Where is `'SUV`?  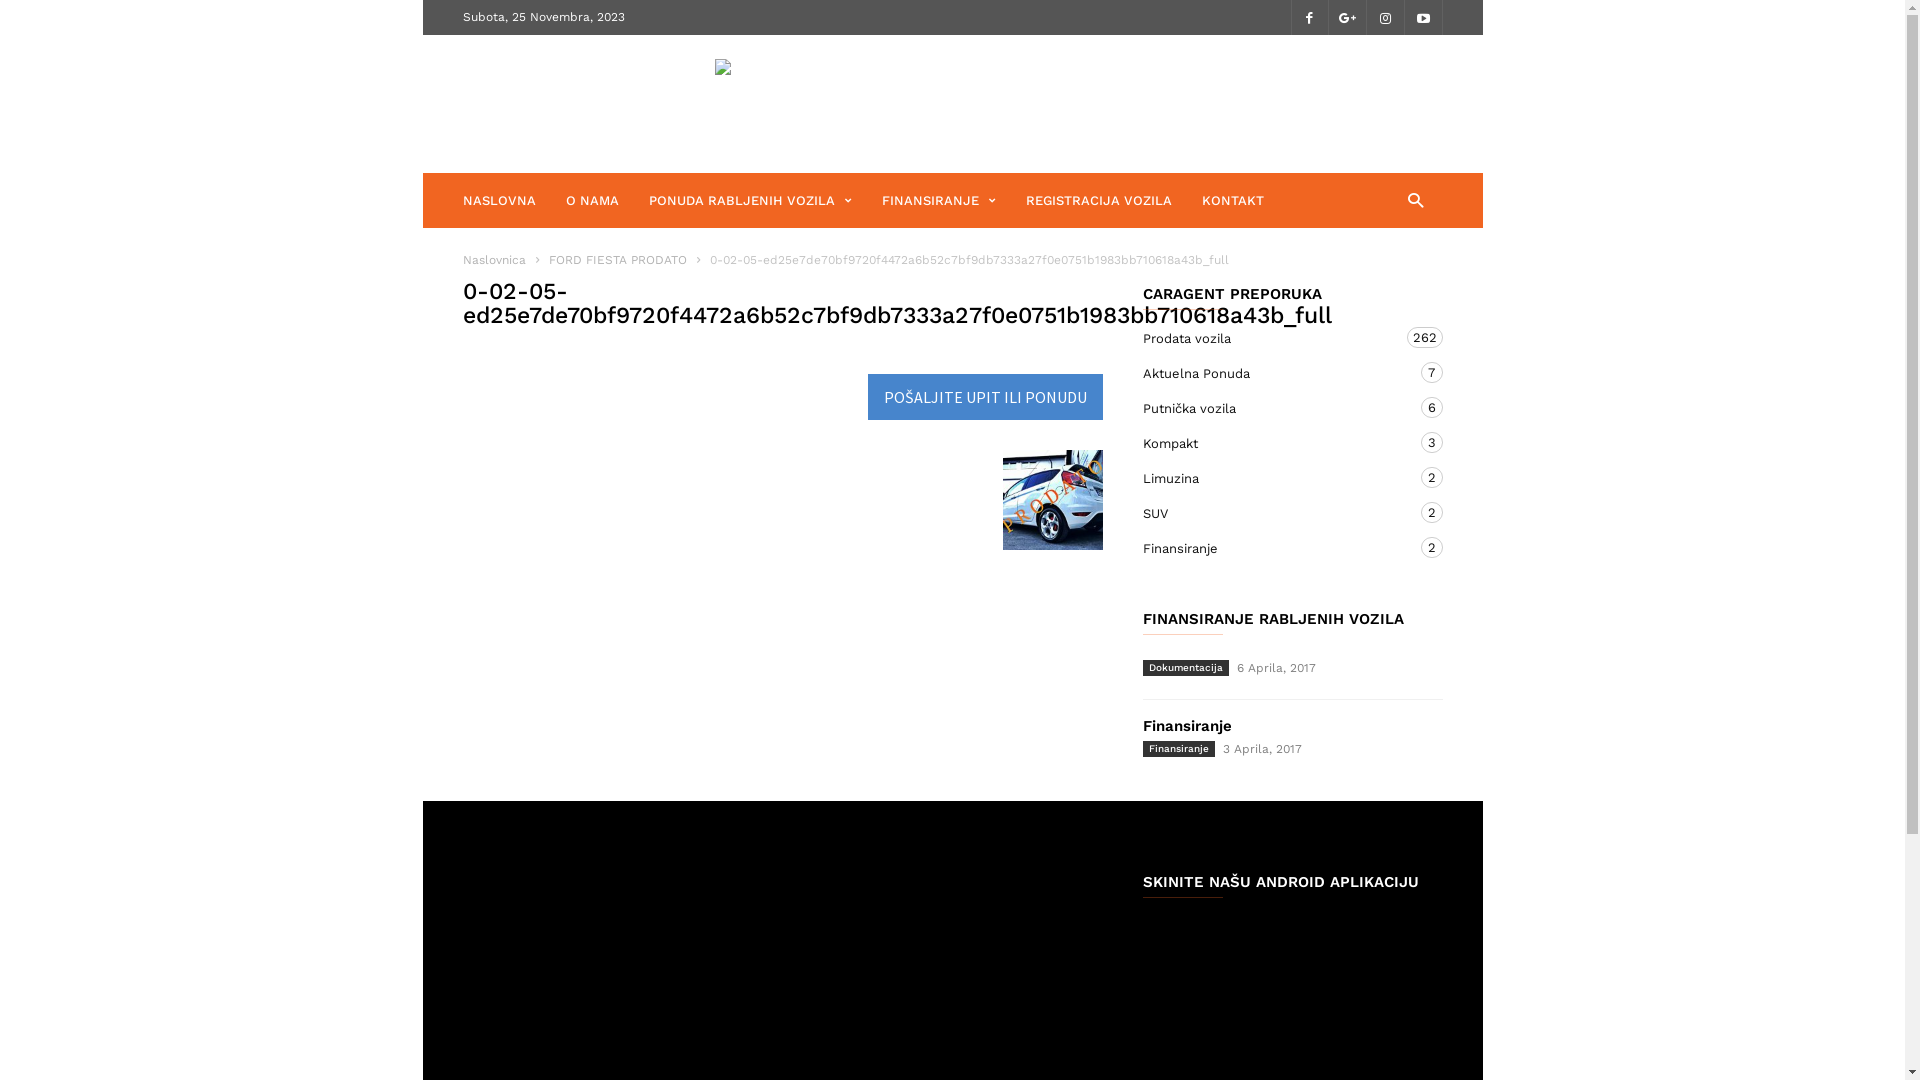 'SUV is located at coordinates (1271, 512).